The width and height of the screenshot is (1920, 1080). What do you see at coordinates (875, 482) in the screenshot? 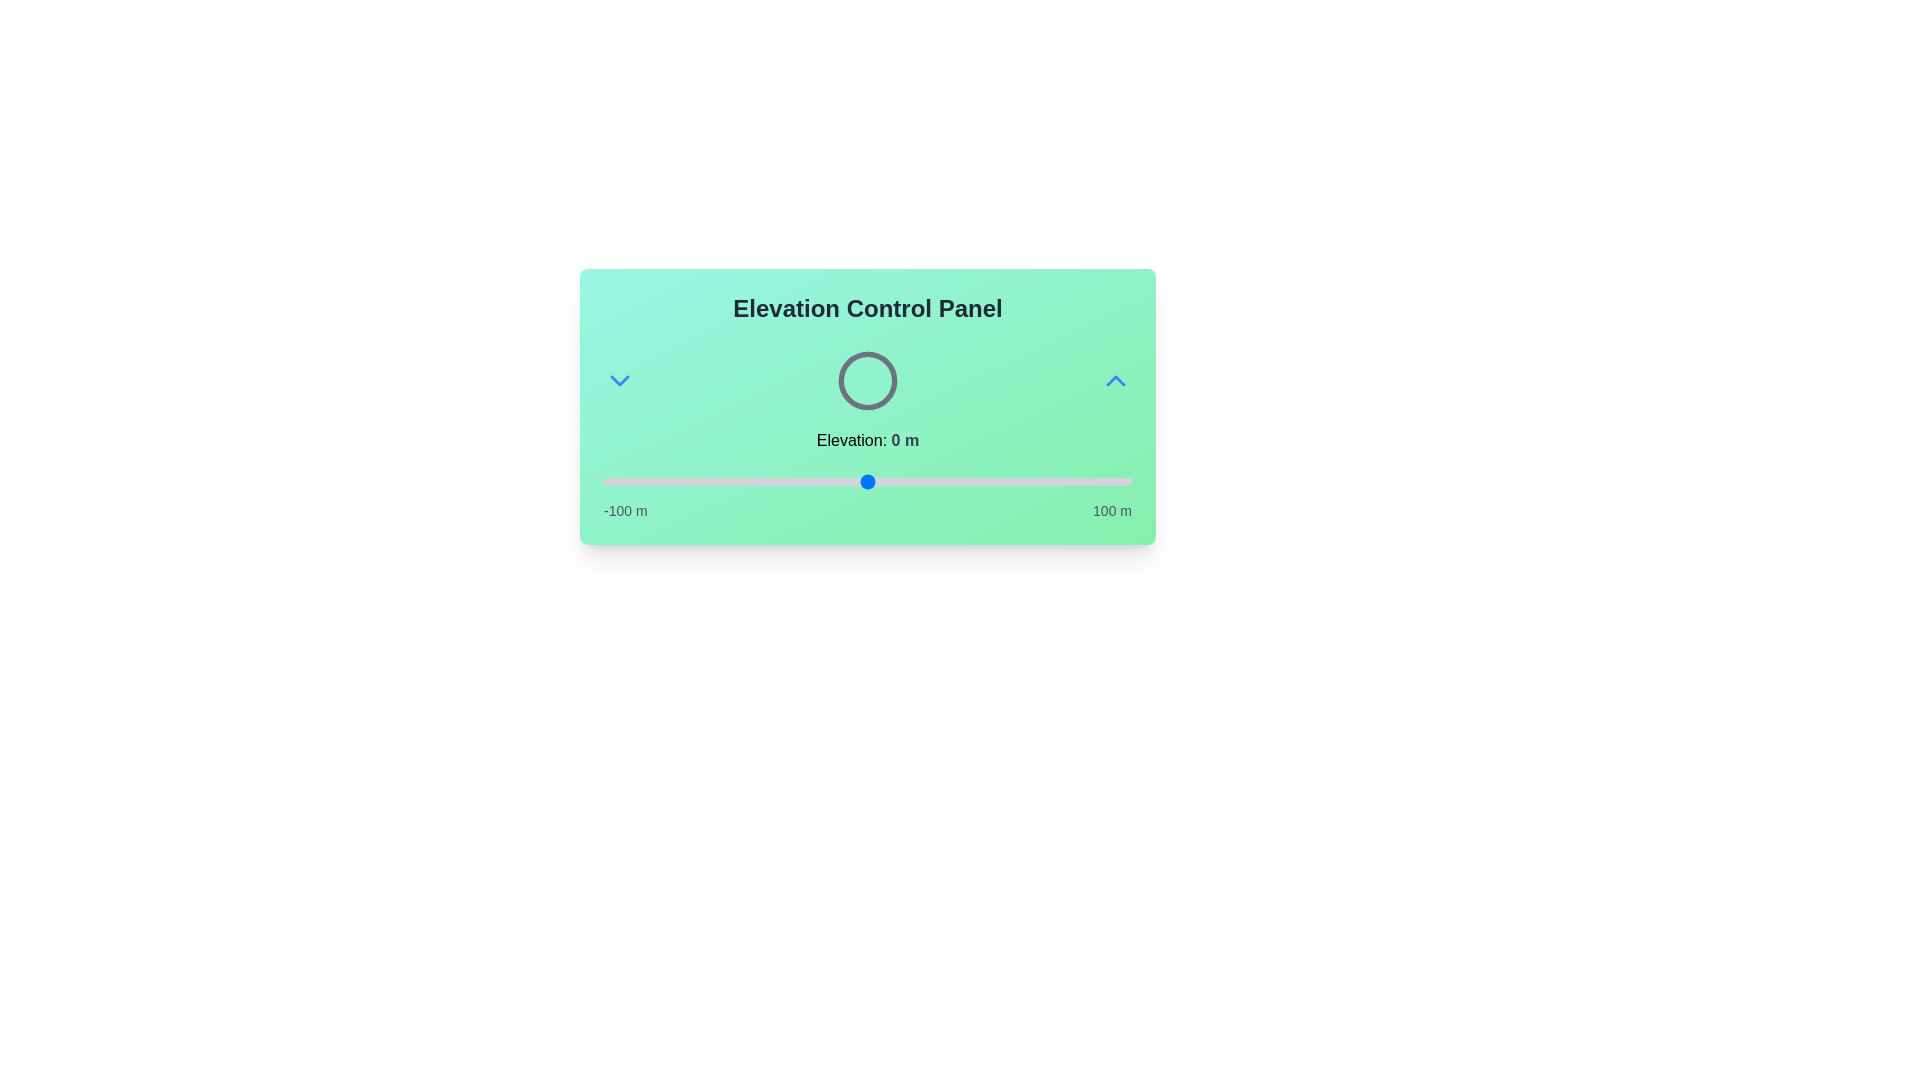
I see `the elevation to 3 meters using the slider` at bounding box center [875, 482].